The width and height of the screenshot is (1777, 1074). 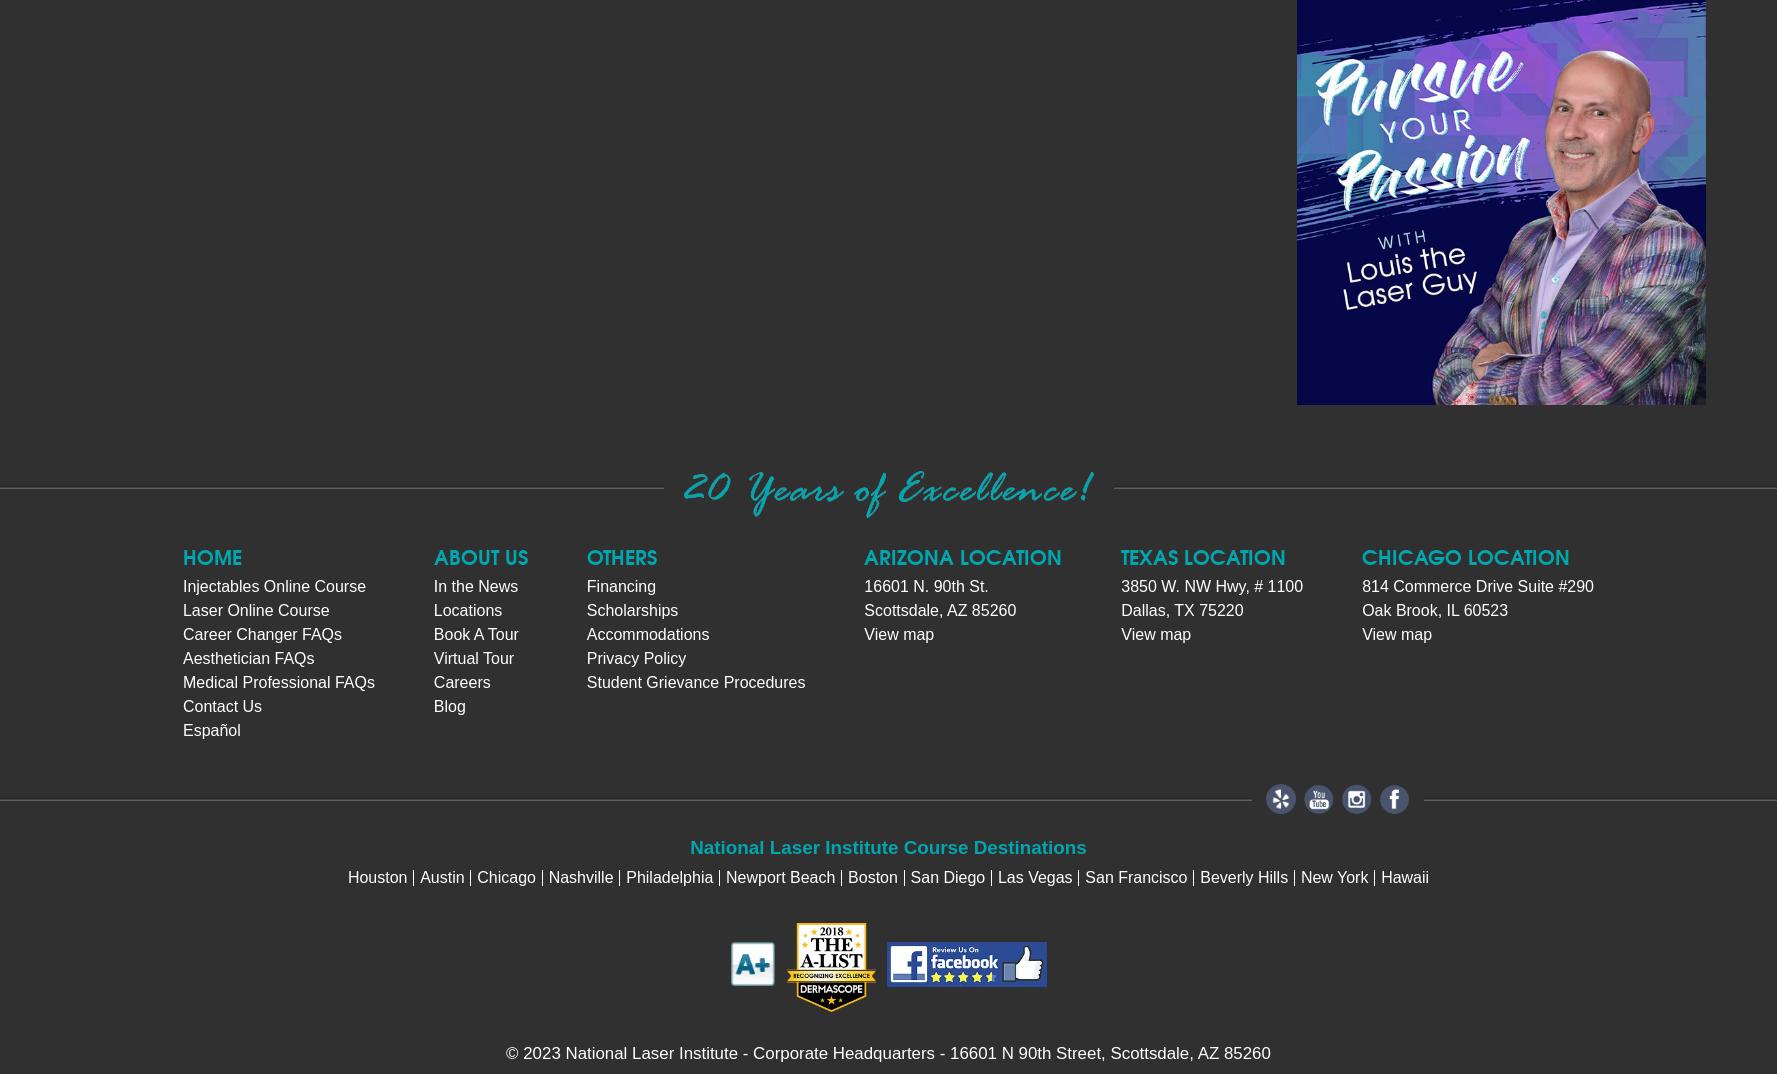 What do you see at coordinates (472, 656) in the screenshot?
I see `'Virtual Tour'` at bounding box center [472, 656].